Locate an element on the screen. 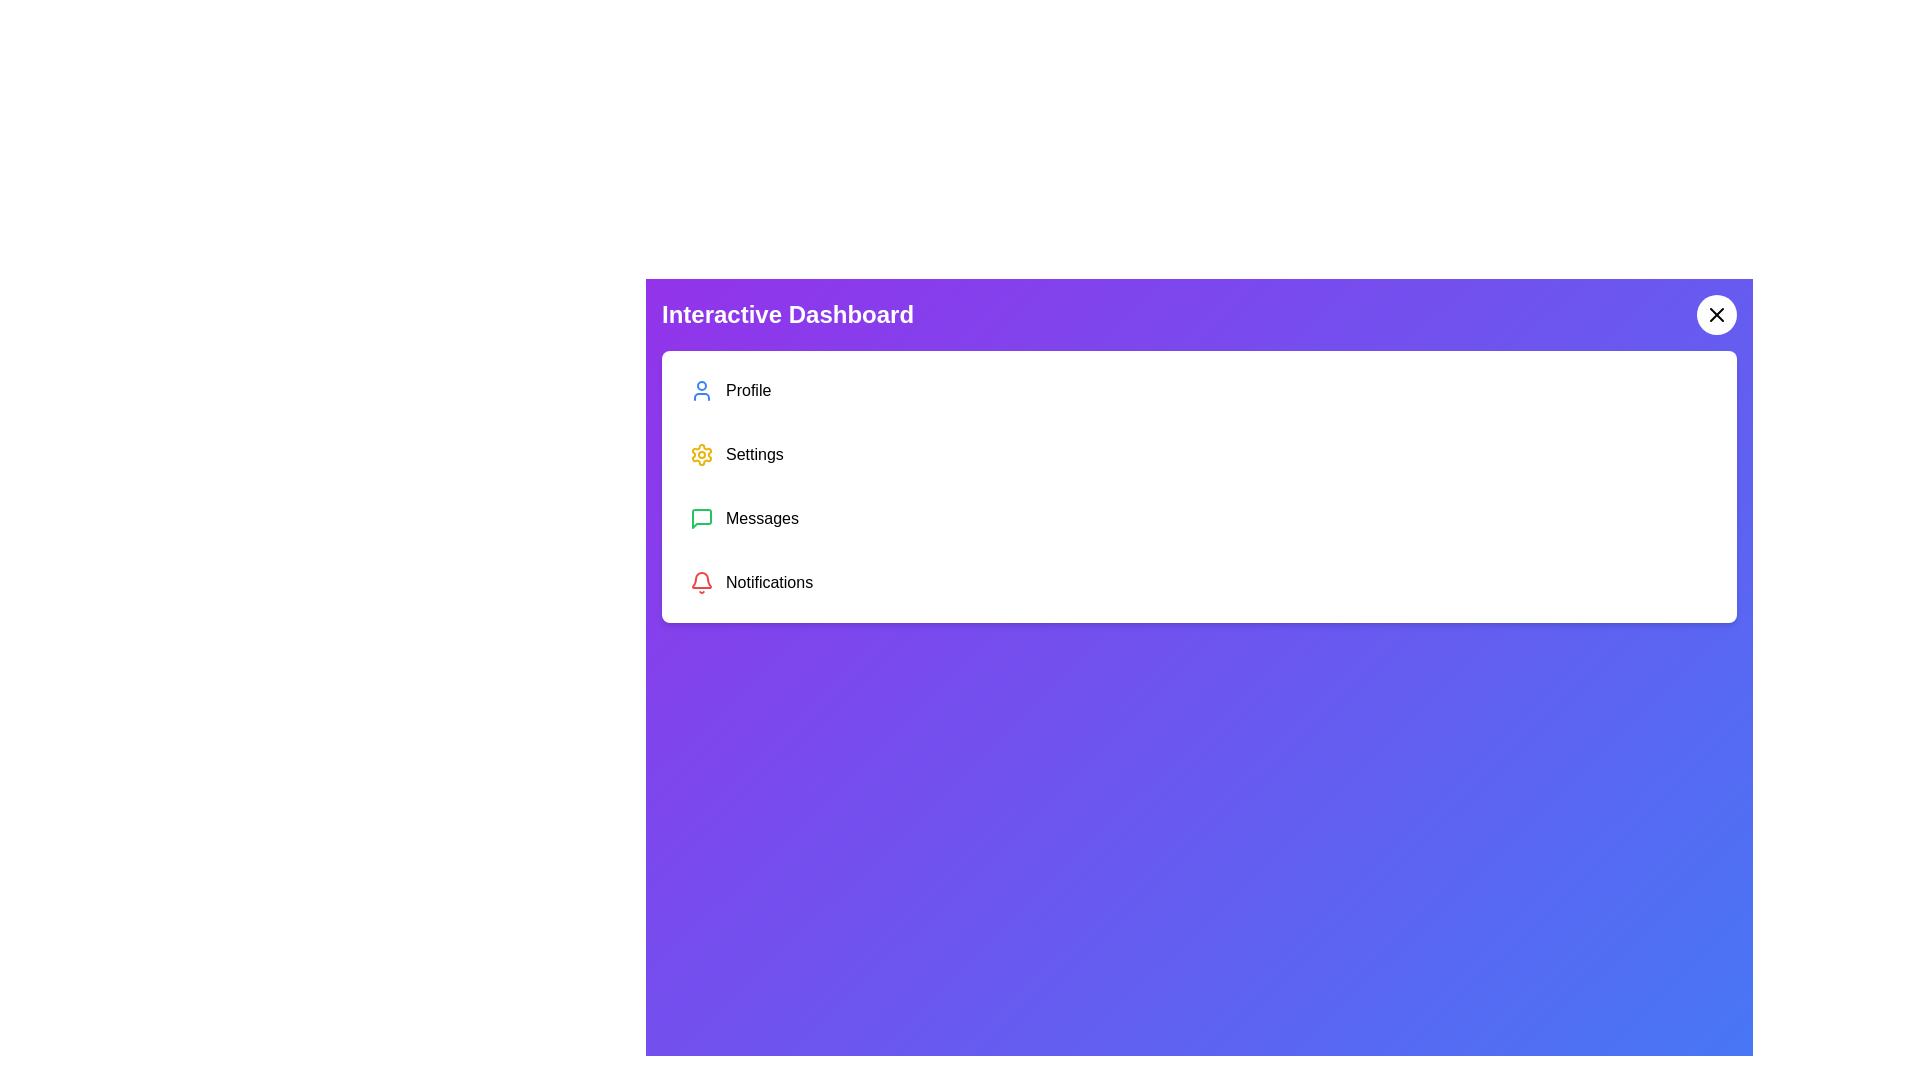 The height and width of the screenshot is (1080, 1920). the 'Notifications' label in the 'Interactive Dashboard' interface, which is the fourth item in a vertical list of options beneath 'Messages' is located at coordinates (768, 582).